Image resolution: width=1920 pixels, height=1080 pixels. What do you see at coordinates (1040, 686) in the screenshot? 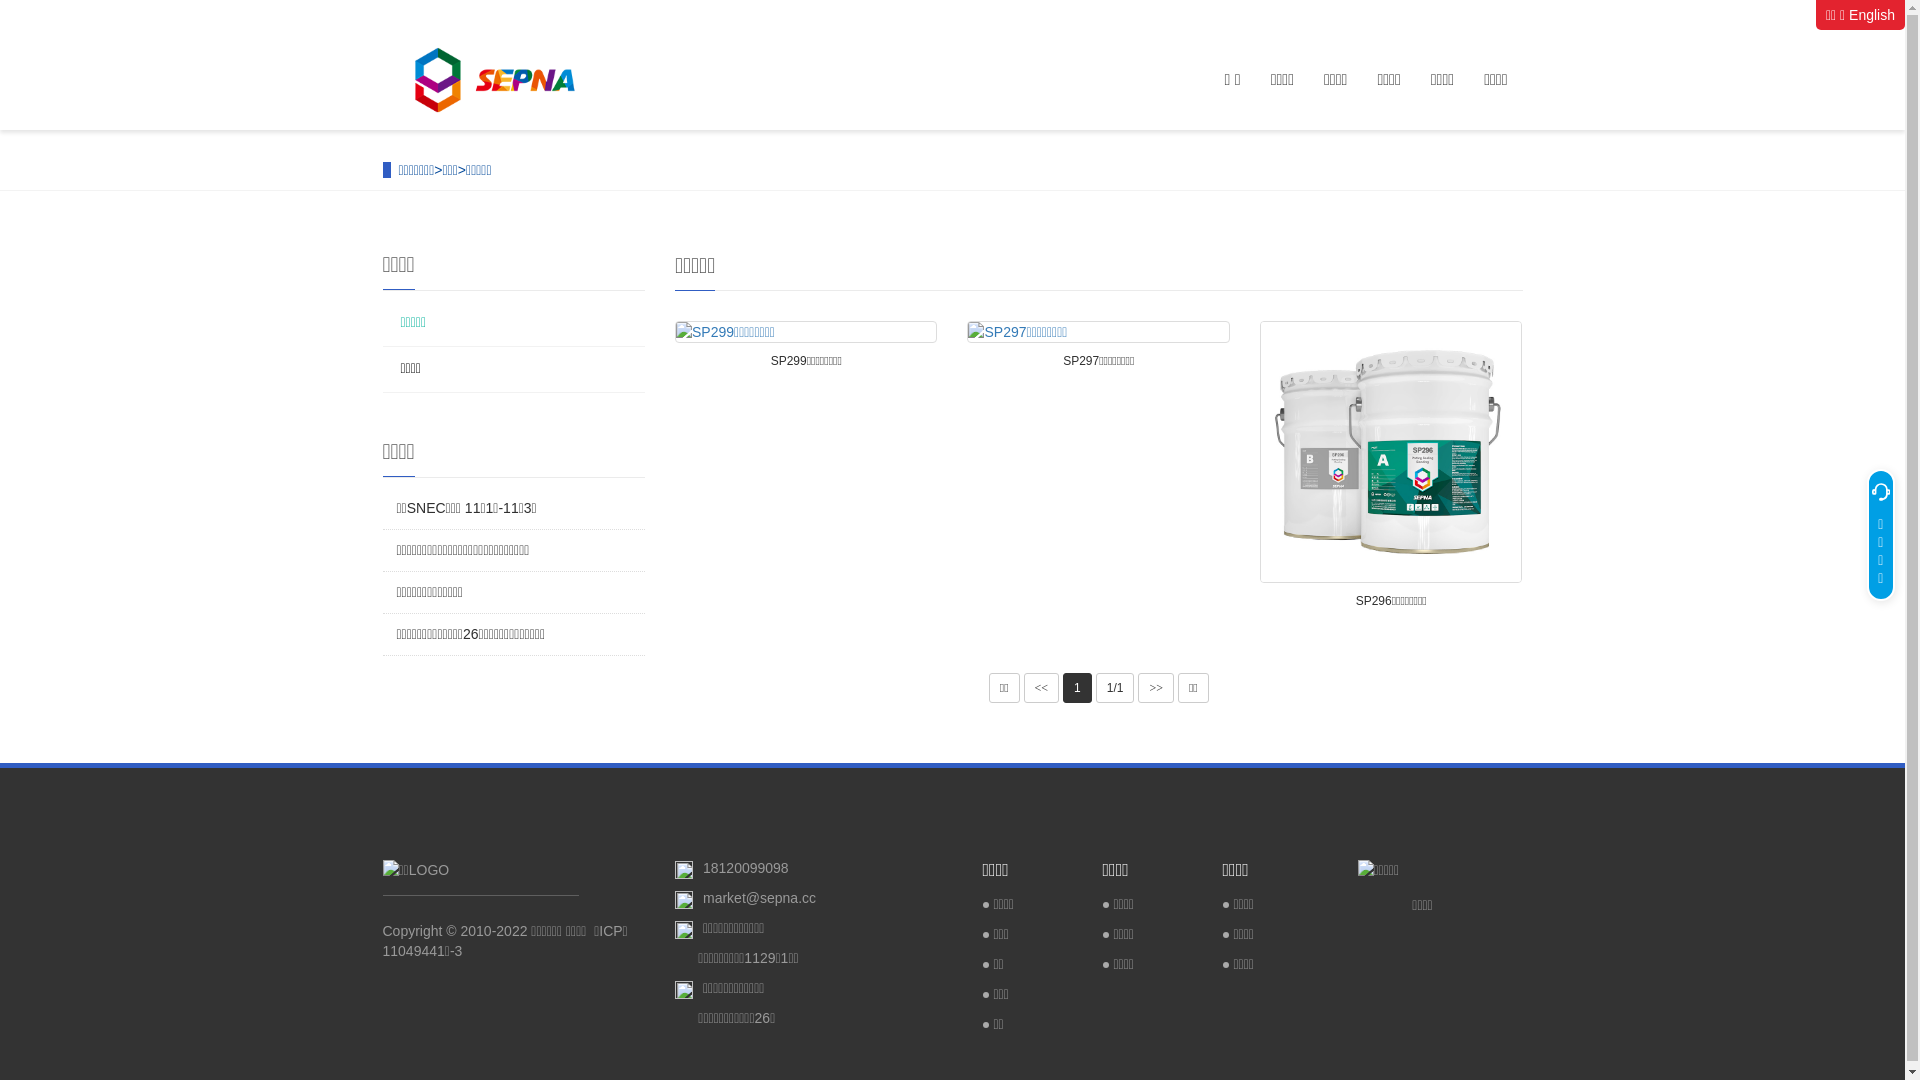
I see `'<<'` at bounding box center [1040, 686].